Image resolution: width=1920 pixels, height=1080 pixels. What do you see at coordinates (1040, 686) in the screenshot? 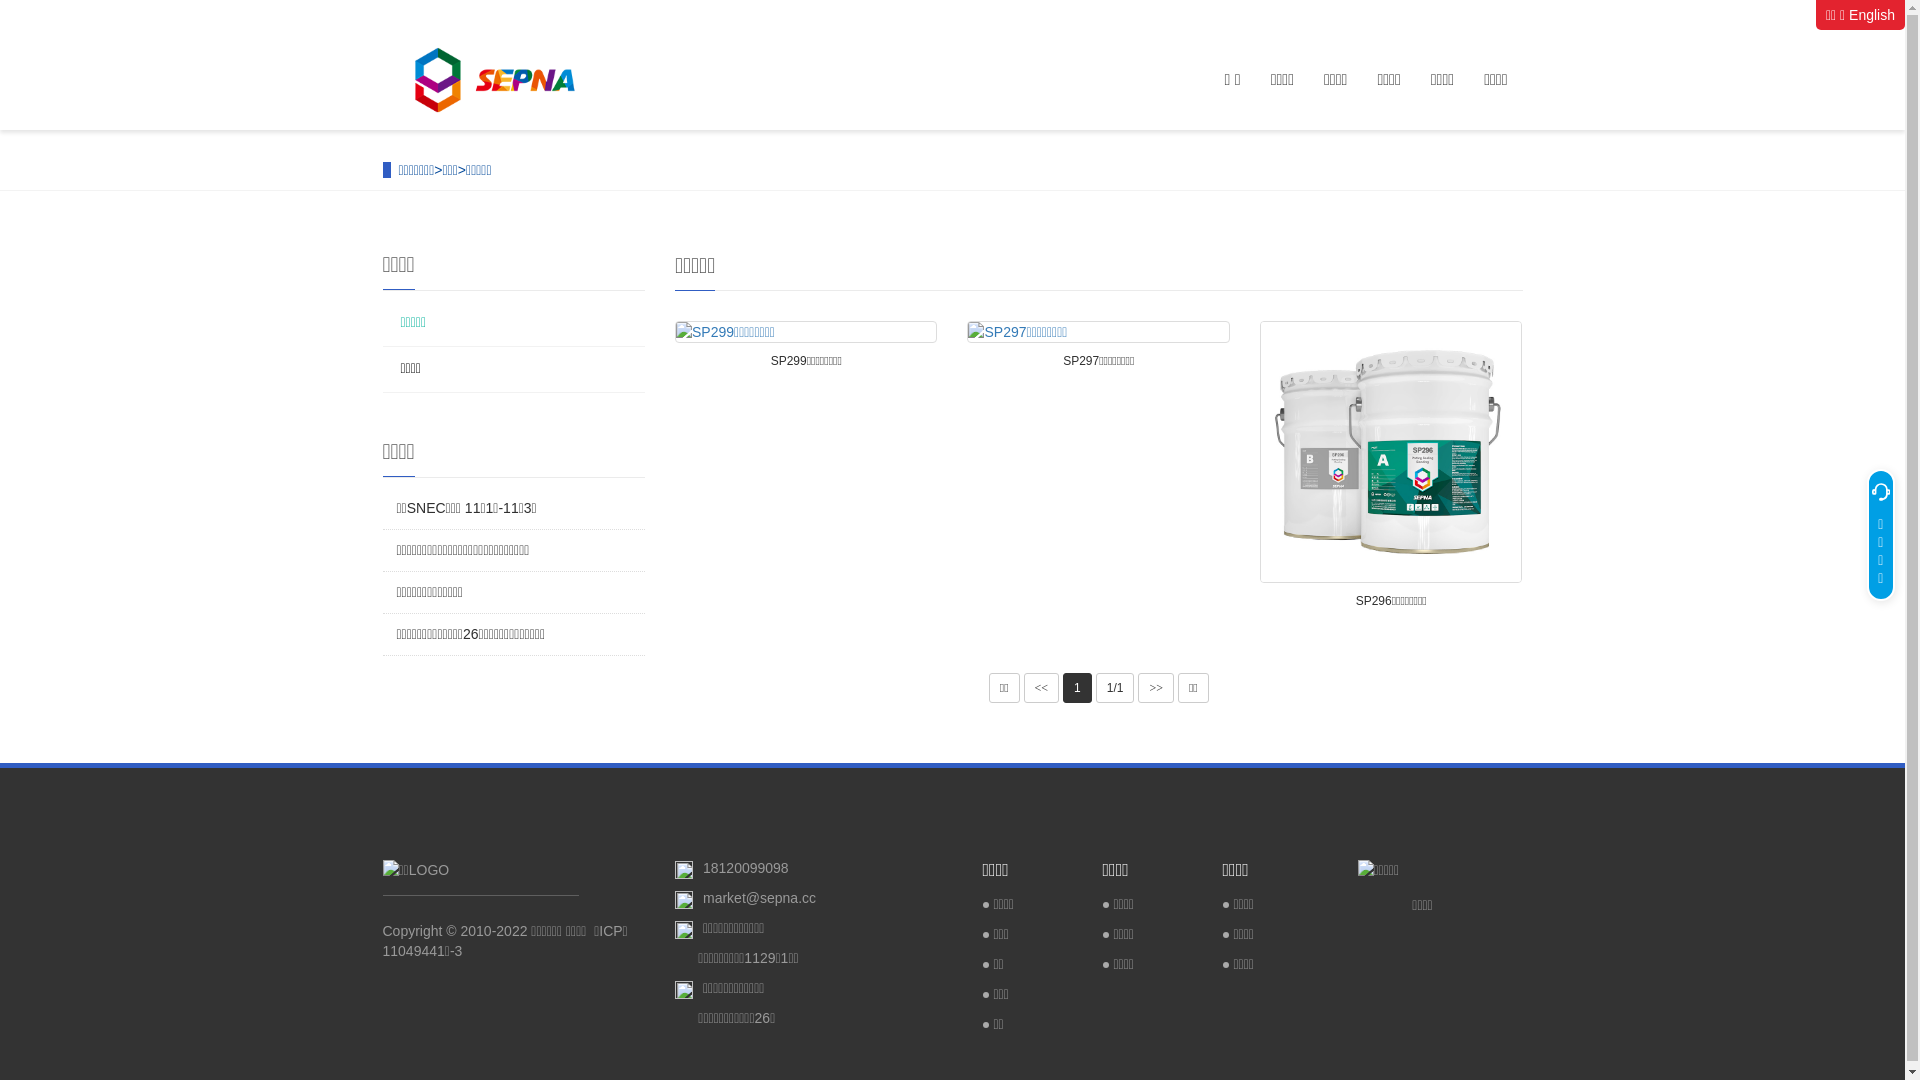
I see `'<<'` at bounding box center [1040, 686].